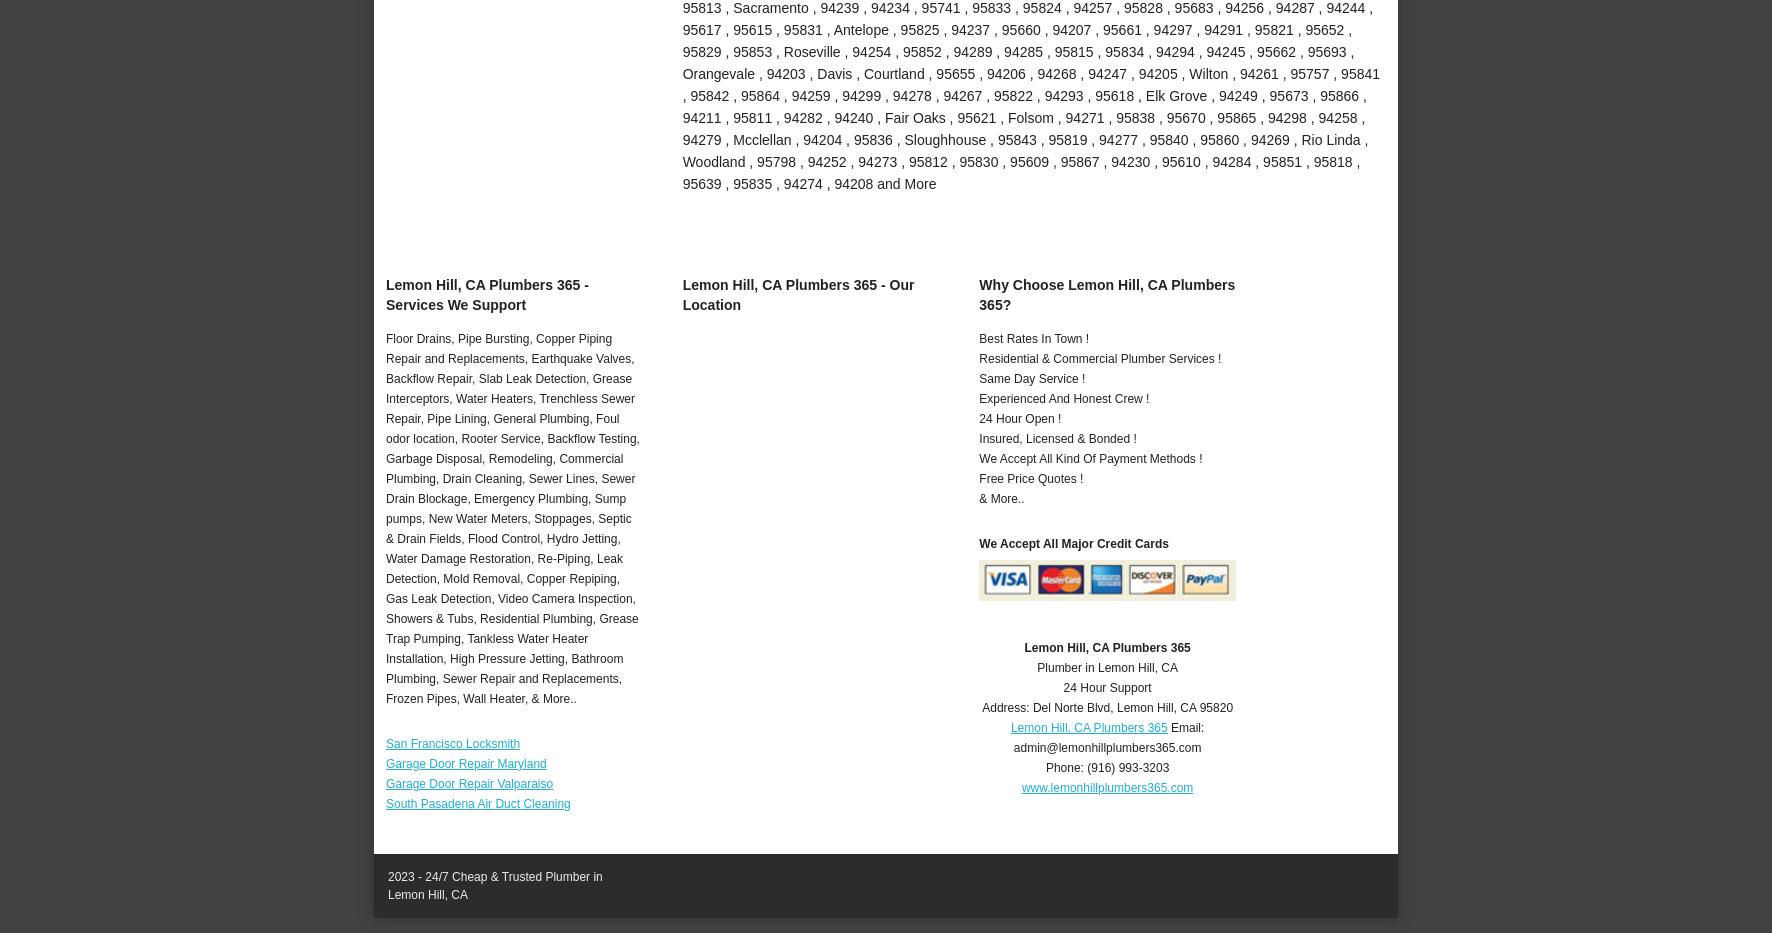 The height and width of the screenshot is (933, 1772). What do you see at coordinates (511, 518) in the screenshot?
I see `'Floor Drains, 
Pipe Bursting, 
Copper Piping Repair and Replacements, 
Earthquake Valves, 
Backflow Repair, 
Slab Leak Detection, 
Grease Interceptors, 
Water Heaters, 
Trenchless Sewer Repair, 
Pipe Lining, 
General Plumbing, 
Foul odor location, 
Rooter Service, 
Backflow Testing, 
Garbage Disposal, 
Remodeling, 
Commercial Plumbing, 
Drain Cleaning, 
Sewer Lines, 
Sewer Drain Blockage, 
Emergency Plumbing, 
Sump pumps, 
New Water Meters, 
Stoppages, 
Septic & Drain Fields, 
Flood Control, 
Hydro Jetting, 
Water Damage Restoration, 
Re-Piping, 
Leak Detection, 
Mold Removal, 
Copper Repiping, 
Gas Leak Detection, 
Video Camera Inspection, 
Showers & Tubs, 
Residential Plumbing, 
Grease Trap Pumping, 
Tankless Water Heater Installation, 
High Pressure Jetting, 
Bathroom Plumbing, 
Sewer Repair and Replacements, 
Frozen Pipes, 
Wall Heater, 
 & More..'` at bounding box center [511, 518].